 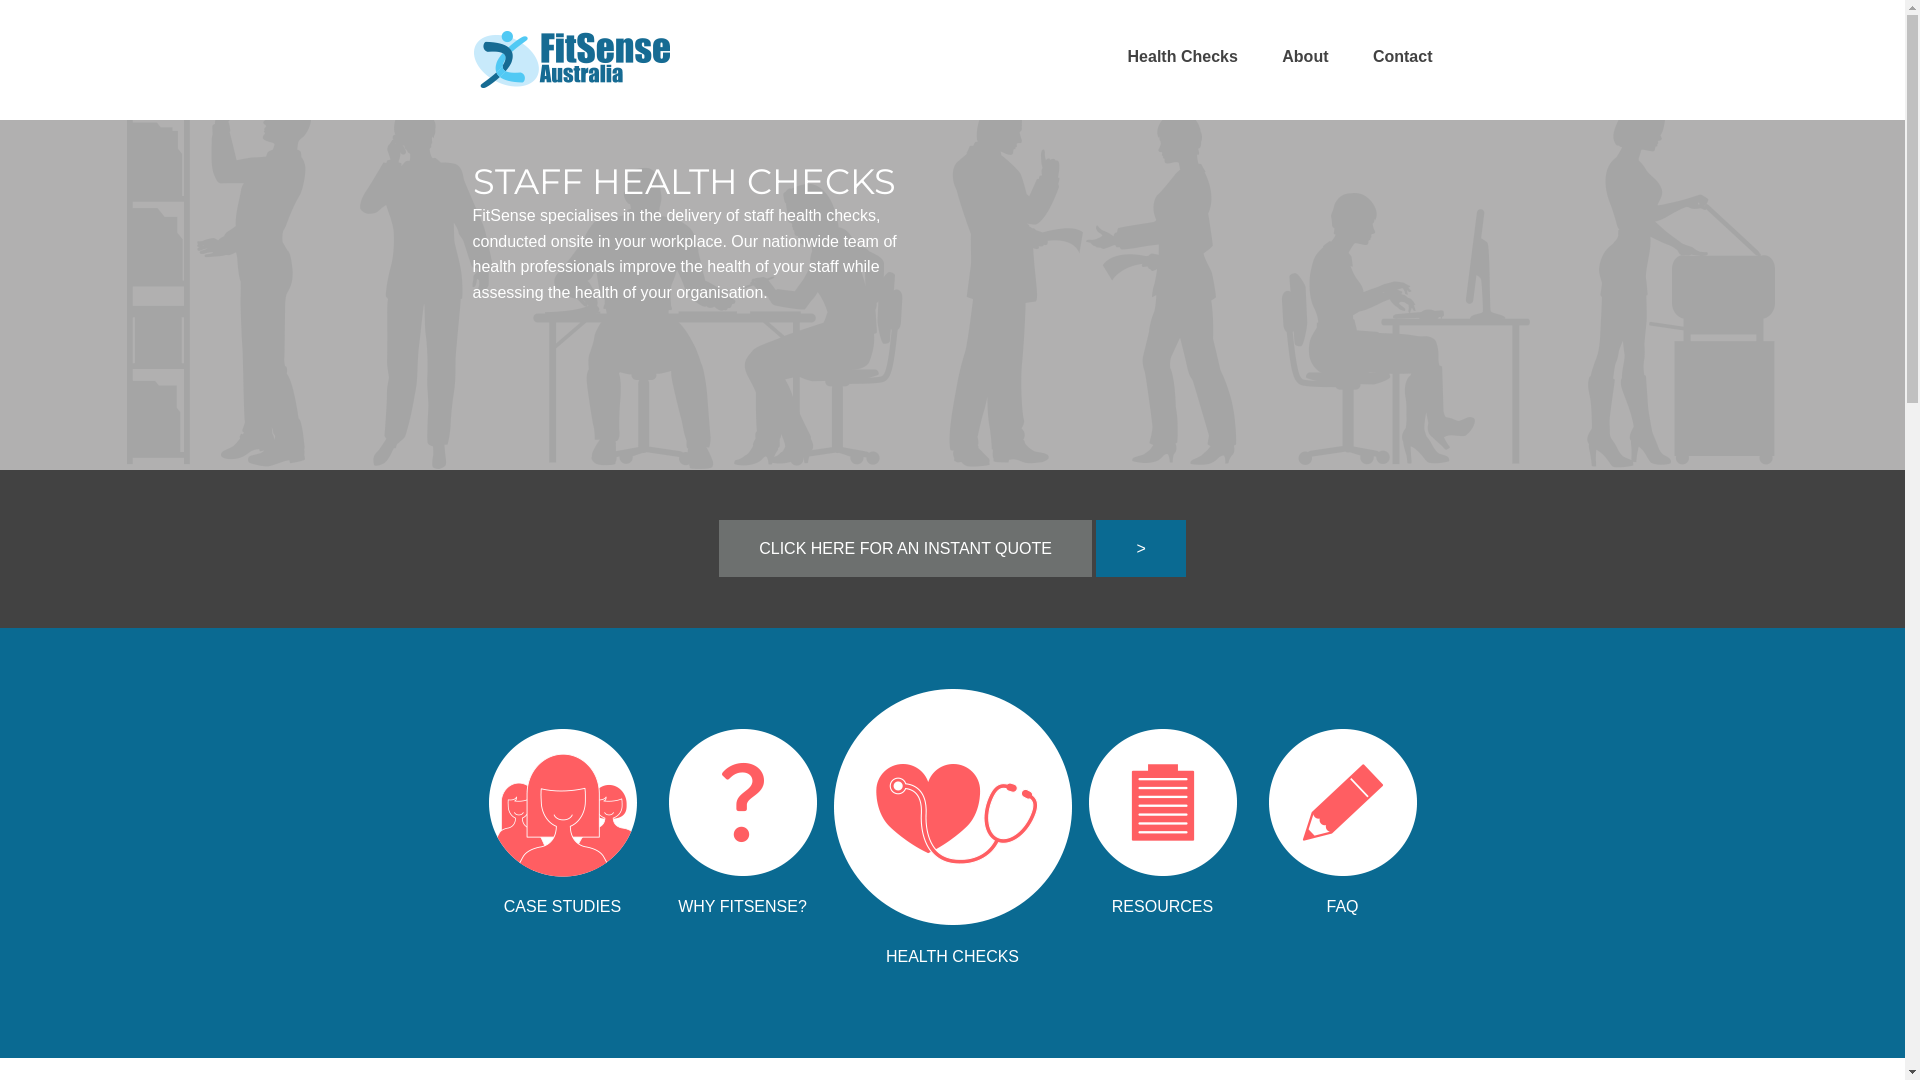 What do you see at coordinates (570, 88) in the screenshot?
I see `'FitSense Home Page'` at bounding box center [570, 88].